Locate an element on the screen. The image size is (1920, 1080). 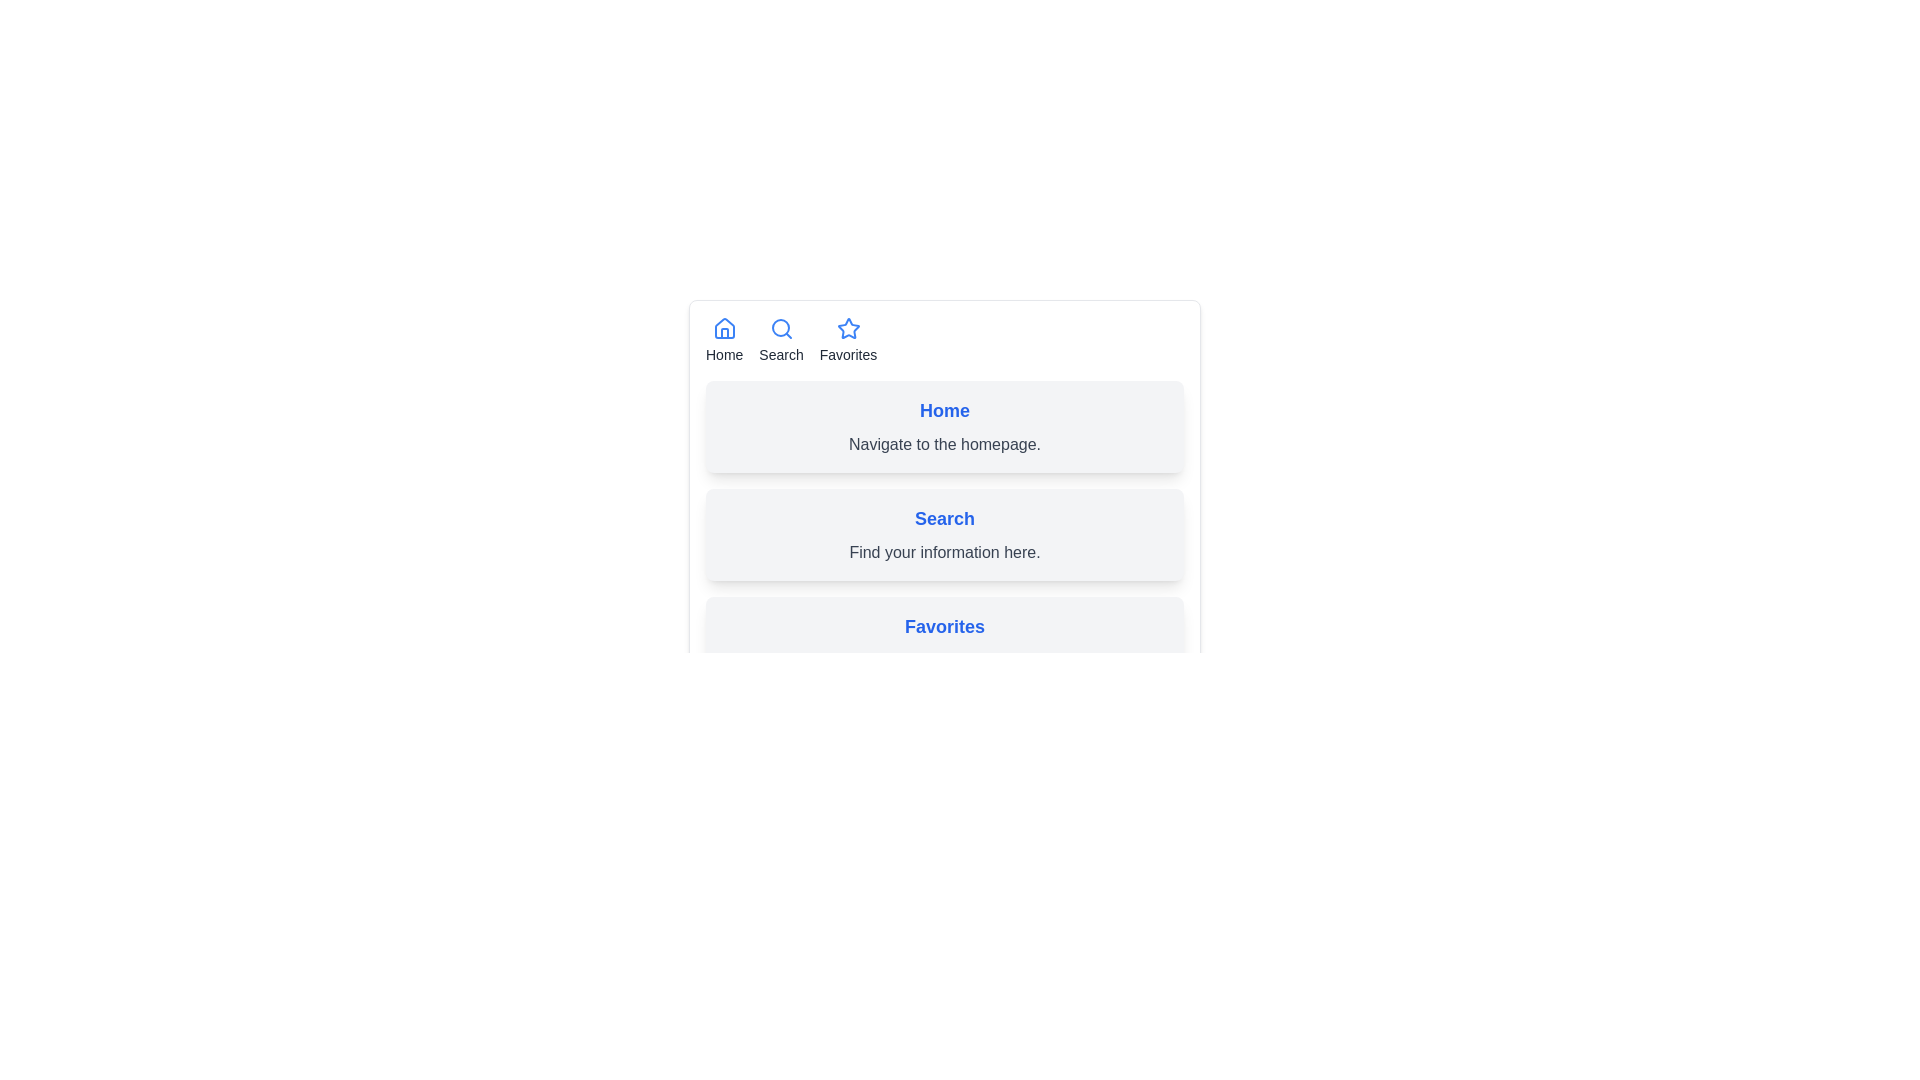
the bold, blue-colored 'Home' text label located at the top of its light grey, rounded rectangular box is located at coordinates (944, 410).